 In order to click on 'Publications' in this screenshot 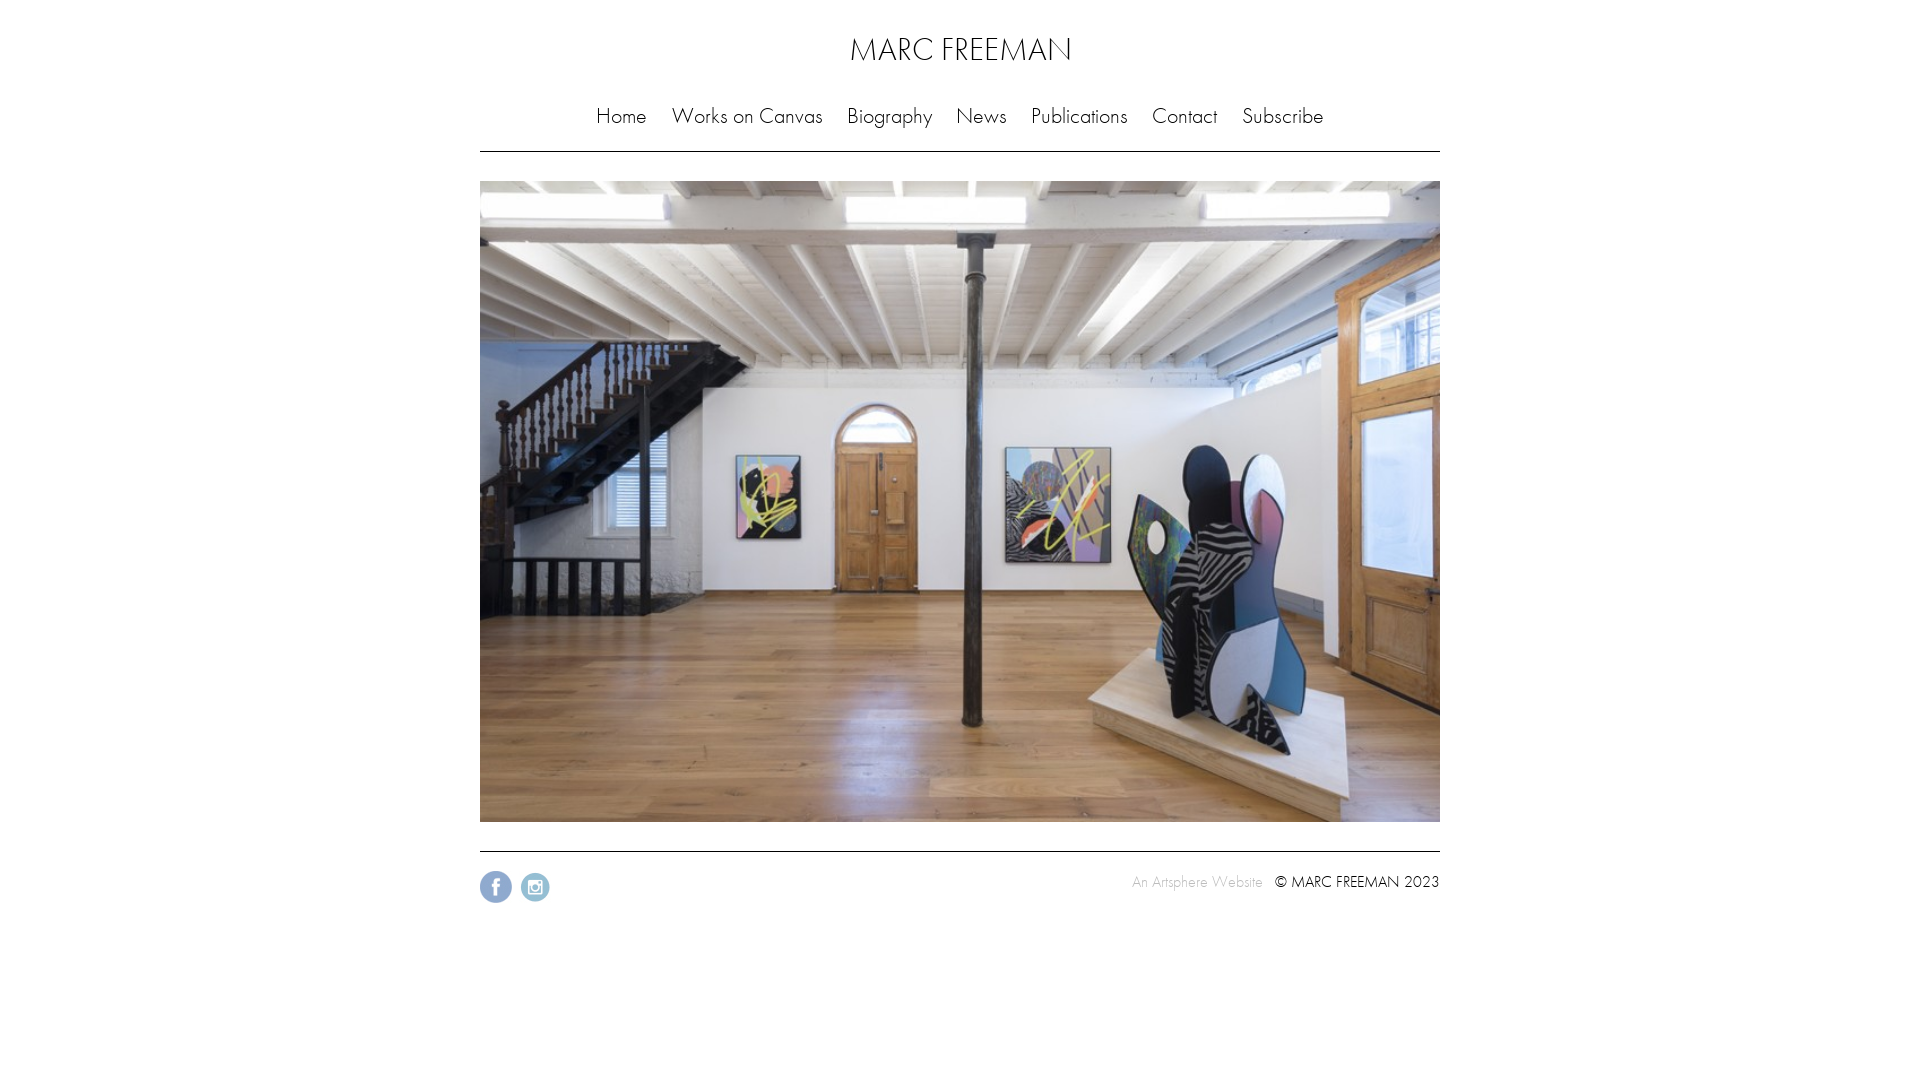, I will do `click(1078, 115)`.